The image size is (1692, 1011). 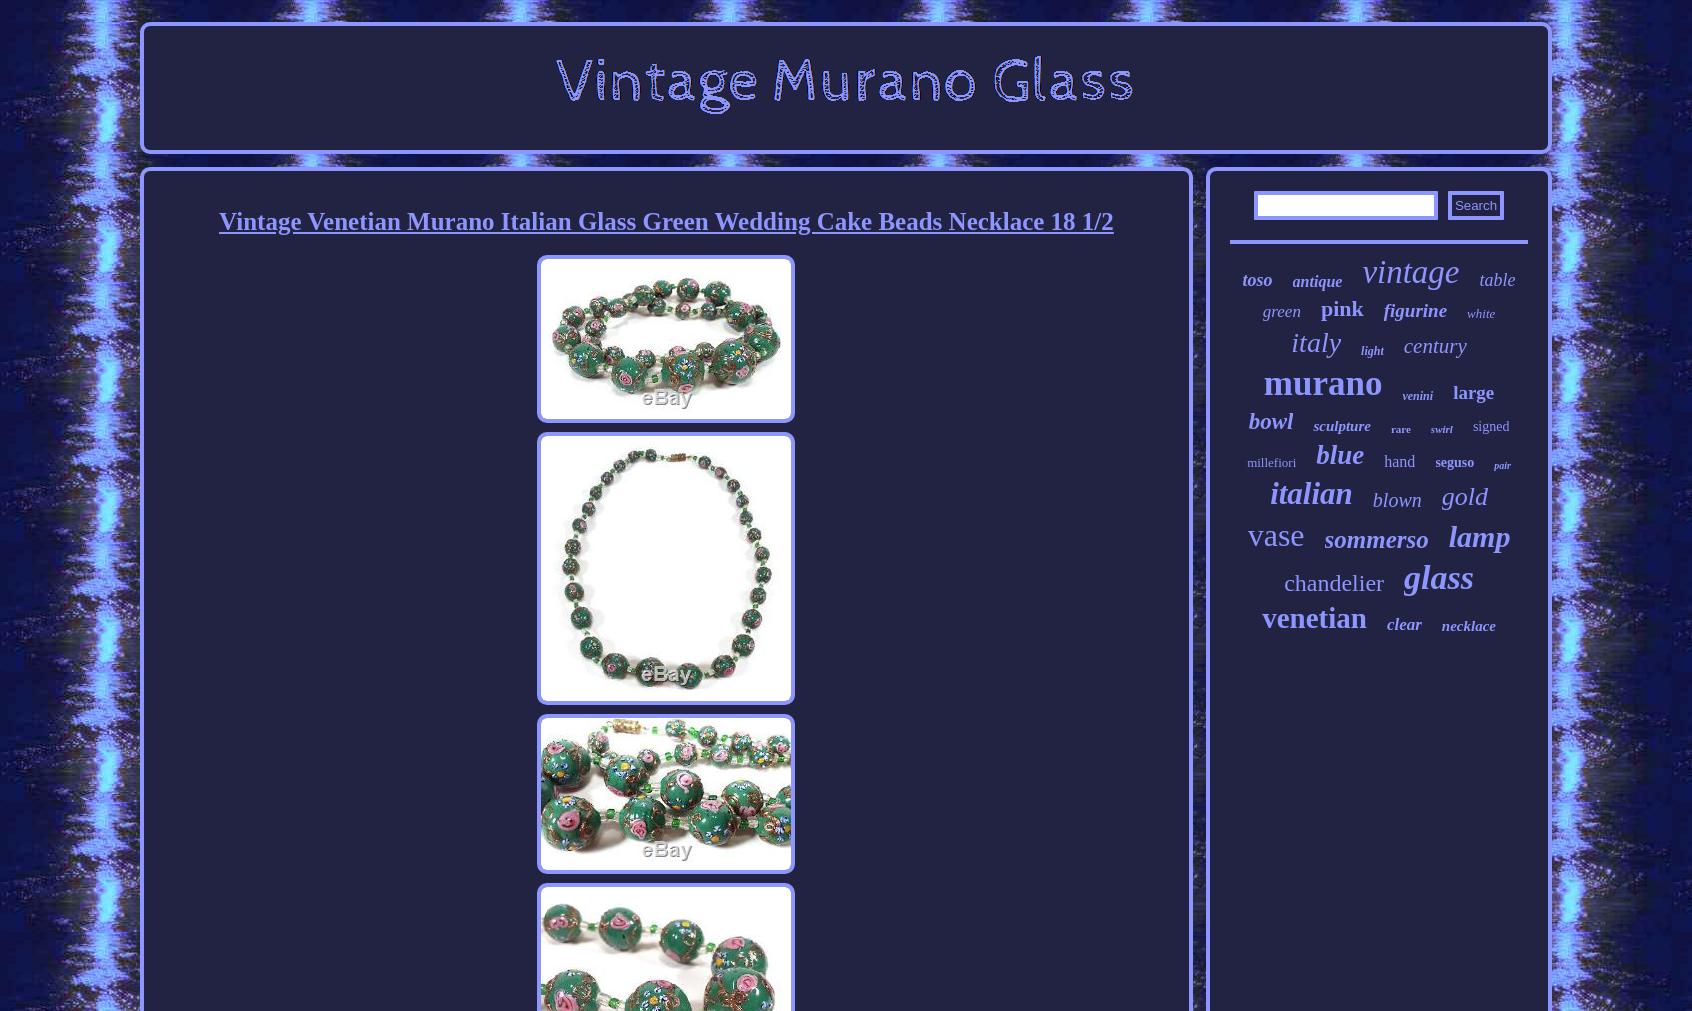 What do you see at coordinates (1384, 460) in the screenshot?
I see `'hand'` at bounding box center [1384, 460].